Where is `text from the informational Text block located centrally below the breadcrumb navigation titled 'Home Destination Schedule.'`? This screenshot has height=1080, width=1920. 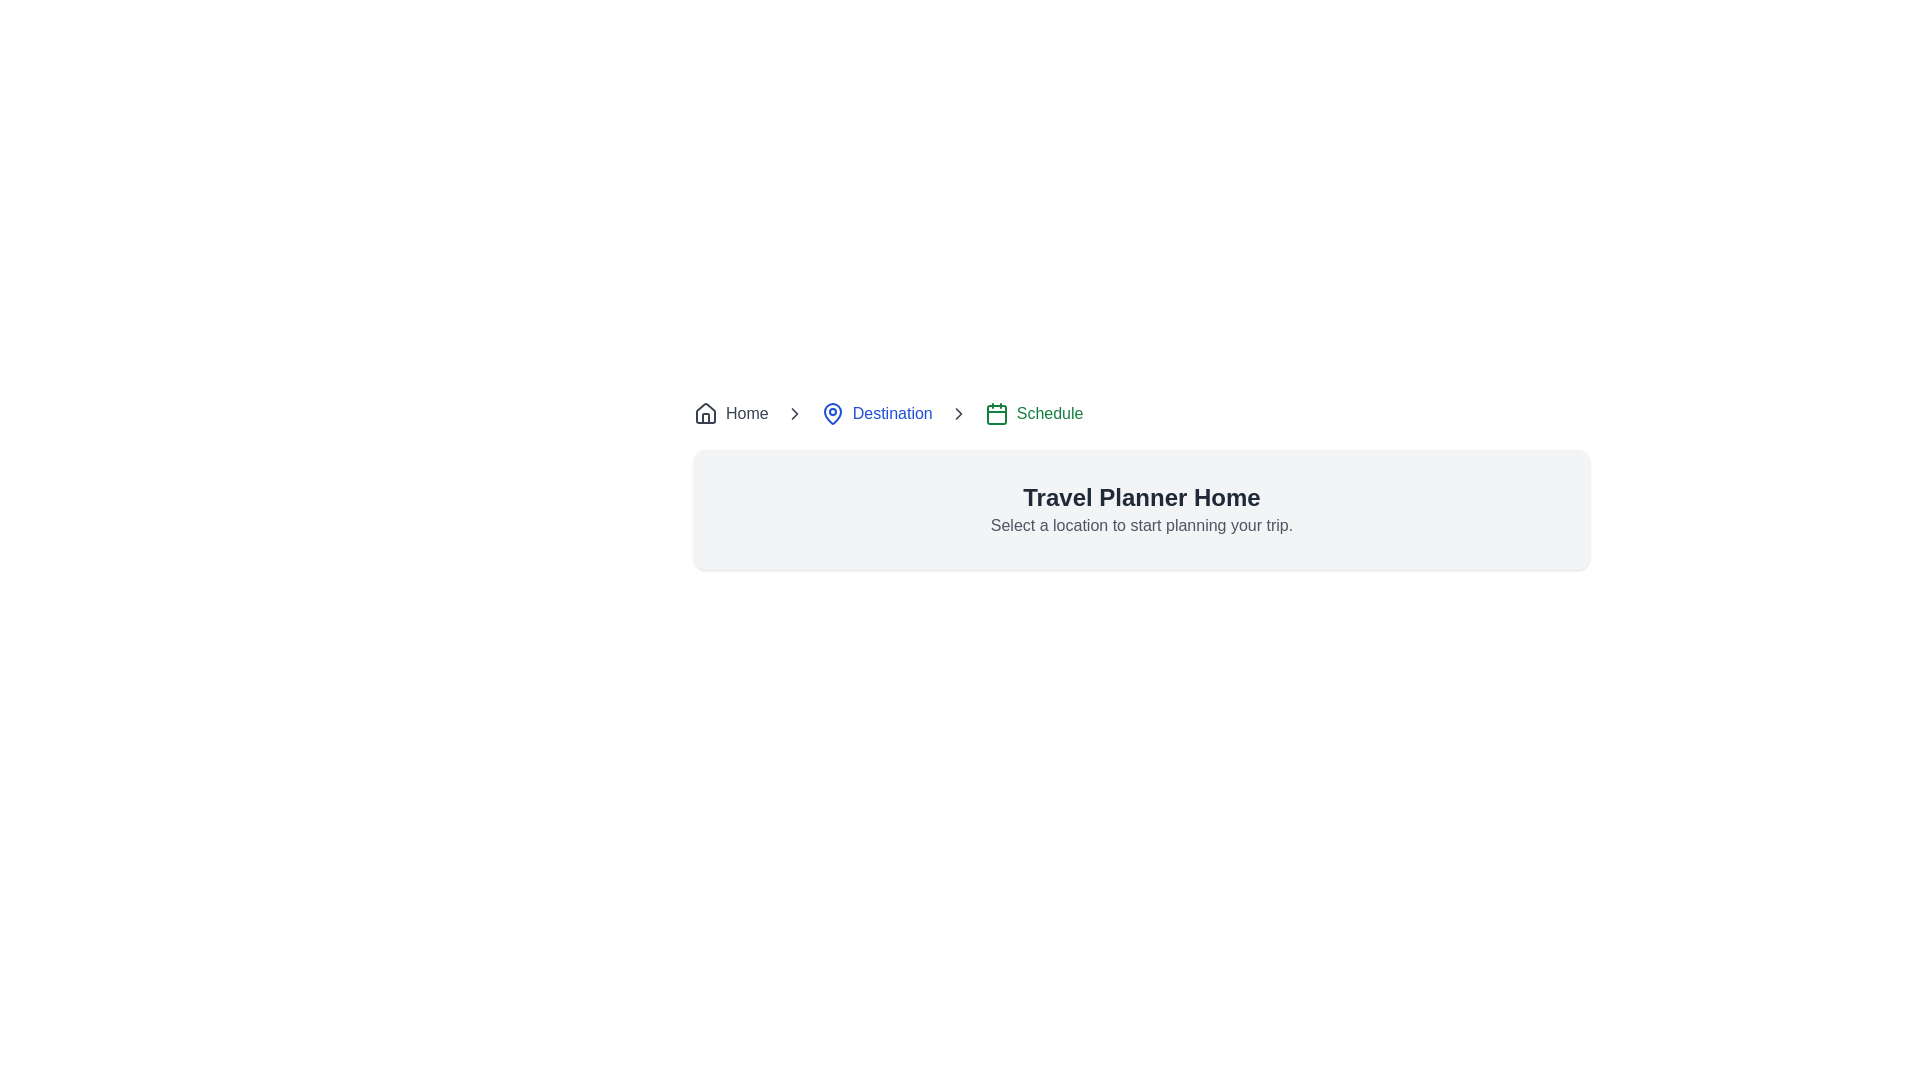
text from the informational Text block located centrally below the breadcrumb navigation titled 'Home Destination Schedule.' is located at coordinates (1142, 508).